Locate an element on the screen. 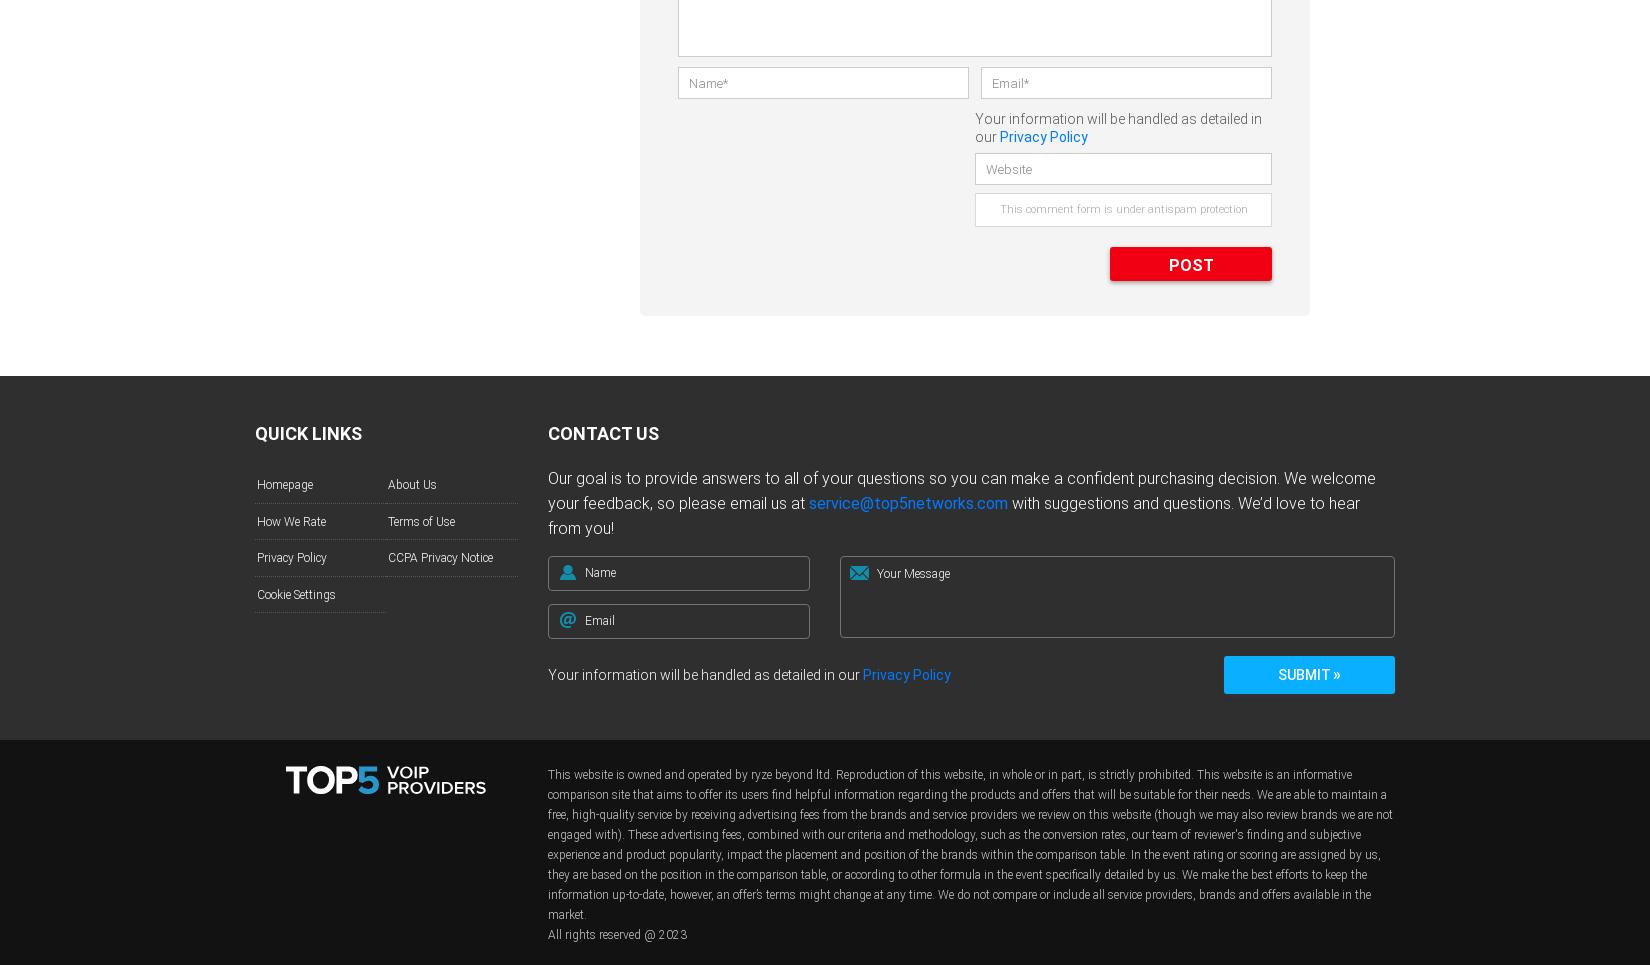  'Homepage' is located at coordinates (284, 485).